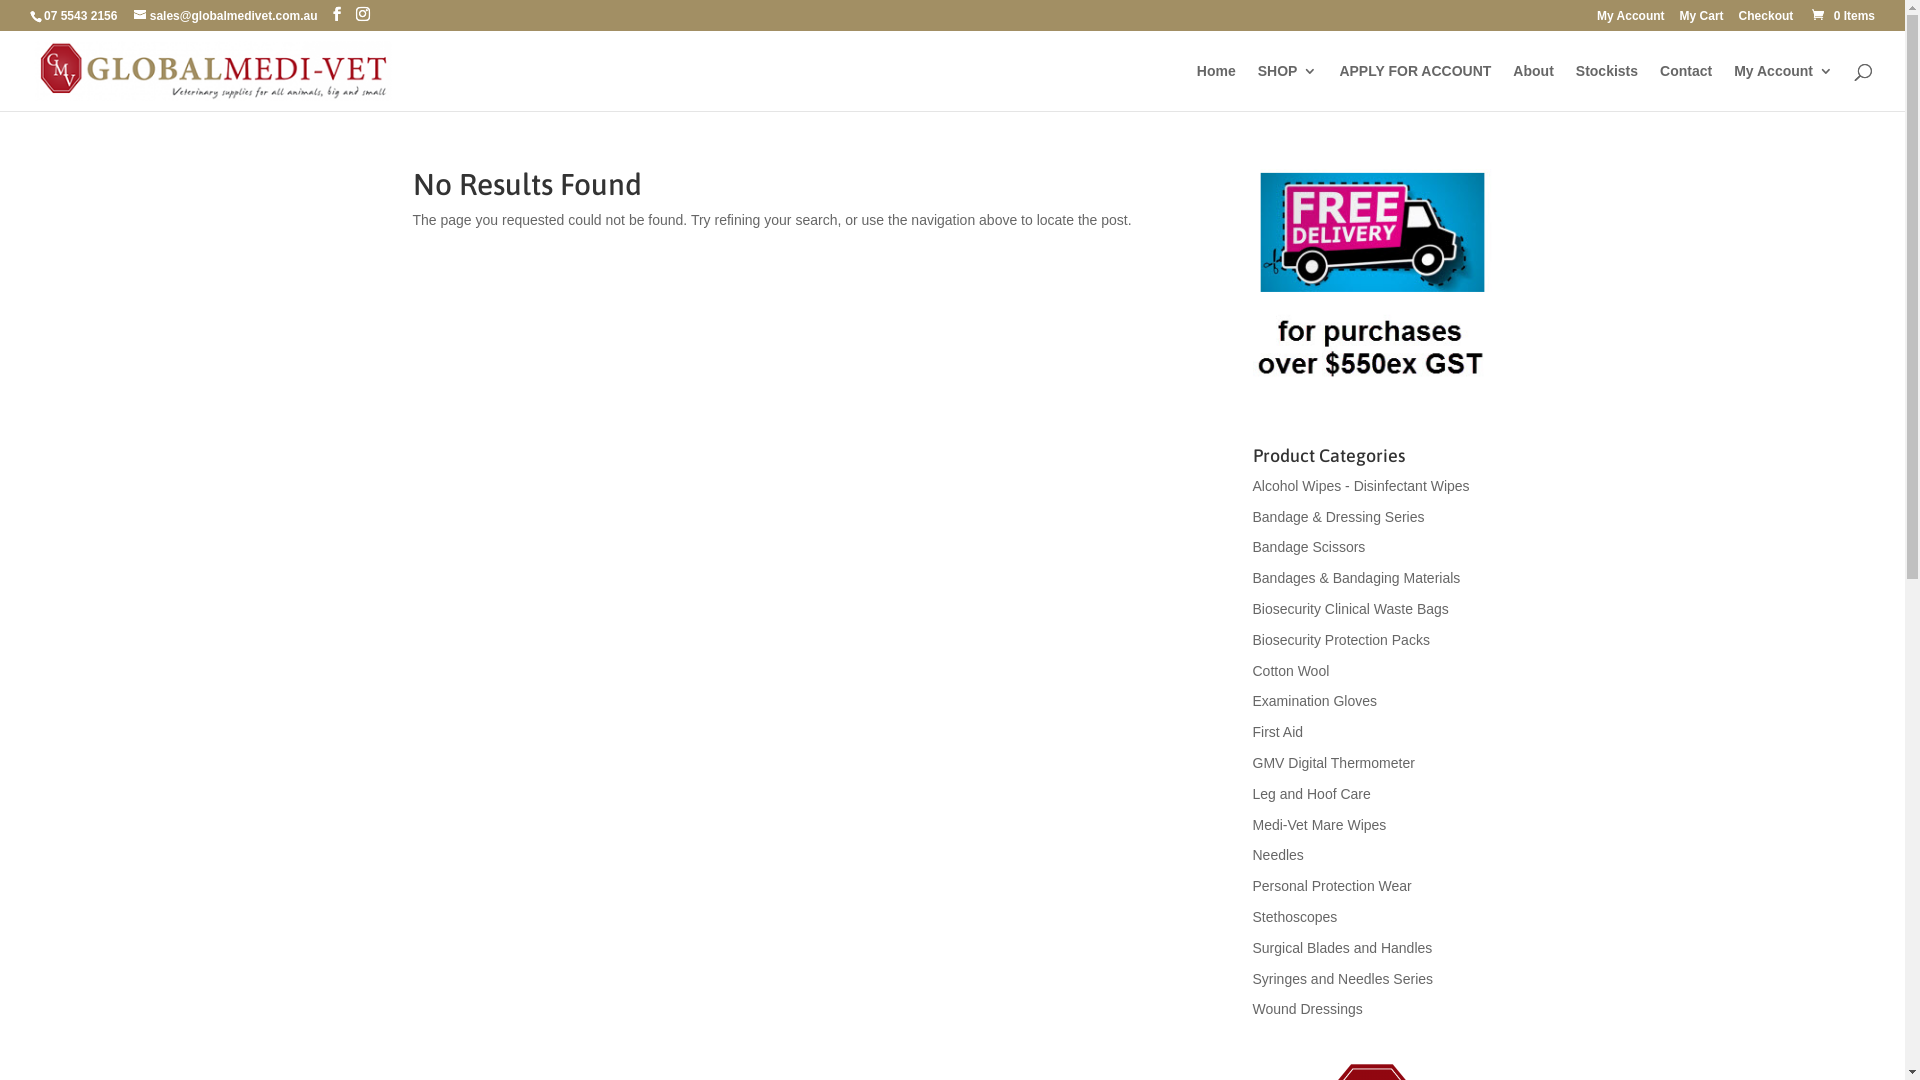 Image resolution: width=1920 pixels, height=1080 pixels. Describe the element at coordinates (1310, 793) in the screenshot. I see `'Leg and Hoof Care'` at that location.